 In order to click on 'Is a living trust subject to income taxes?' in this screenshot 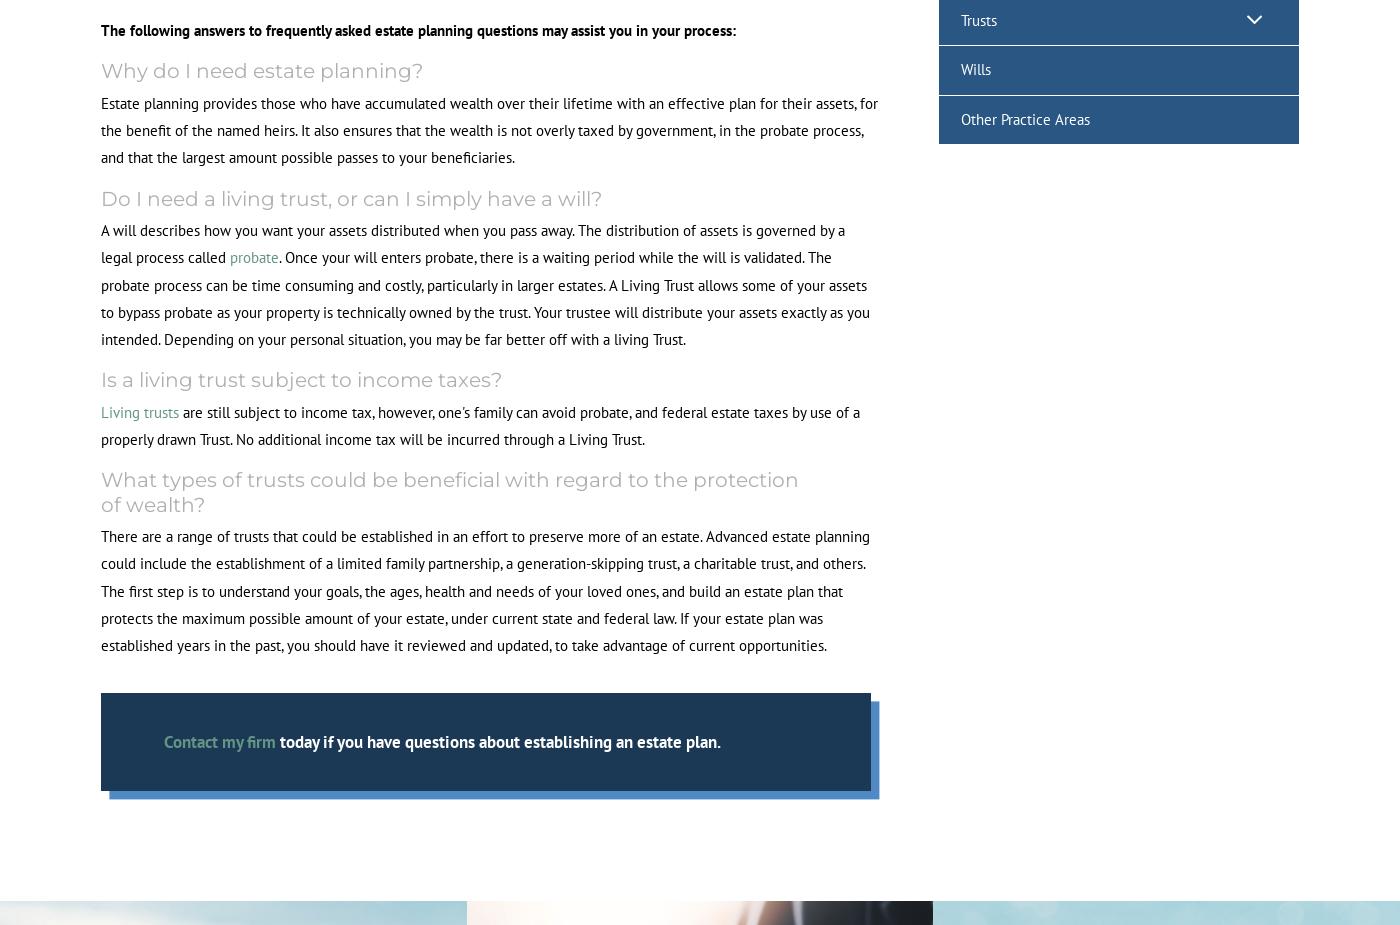, I will do `click(301, 378)`.